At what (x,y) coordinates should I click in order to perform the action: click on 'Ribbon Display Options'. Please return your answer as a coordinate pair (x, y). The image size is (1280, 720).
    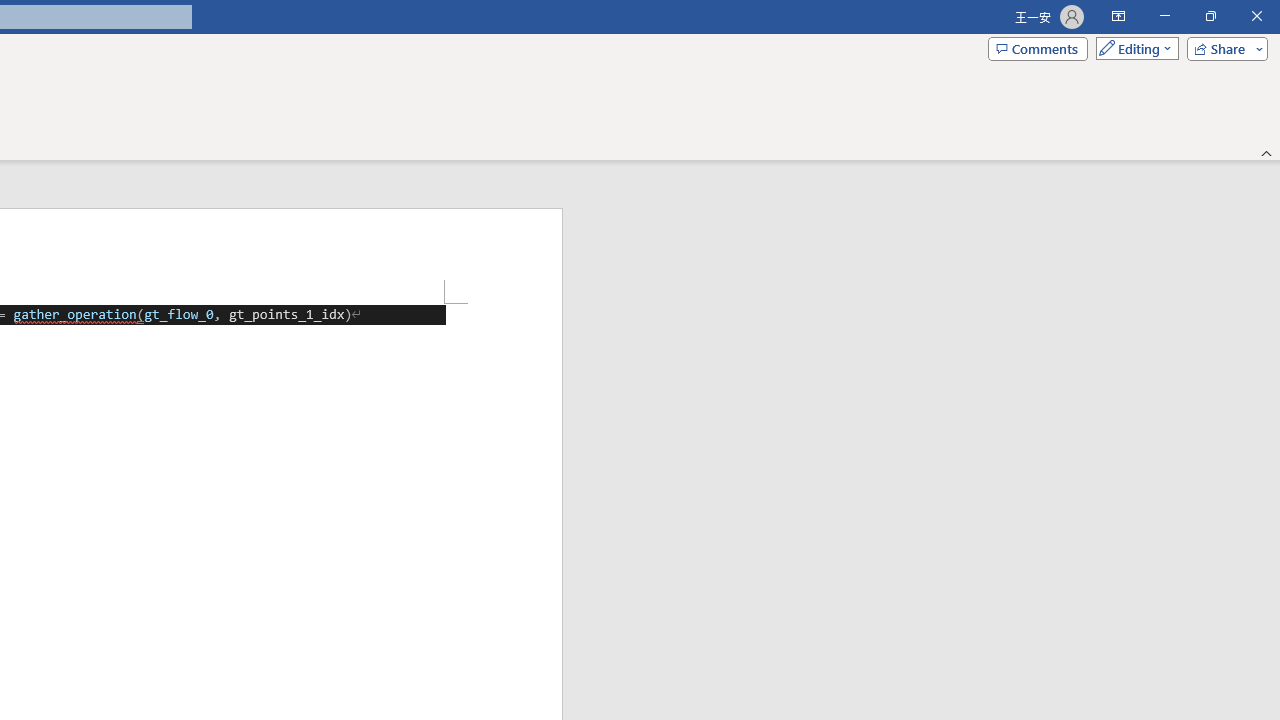
    Looking at the image, I should click on (1117, 16).